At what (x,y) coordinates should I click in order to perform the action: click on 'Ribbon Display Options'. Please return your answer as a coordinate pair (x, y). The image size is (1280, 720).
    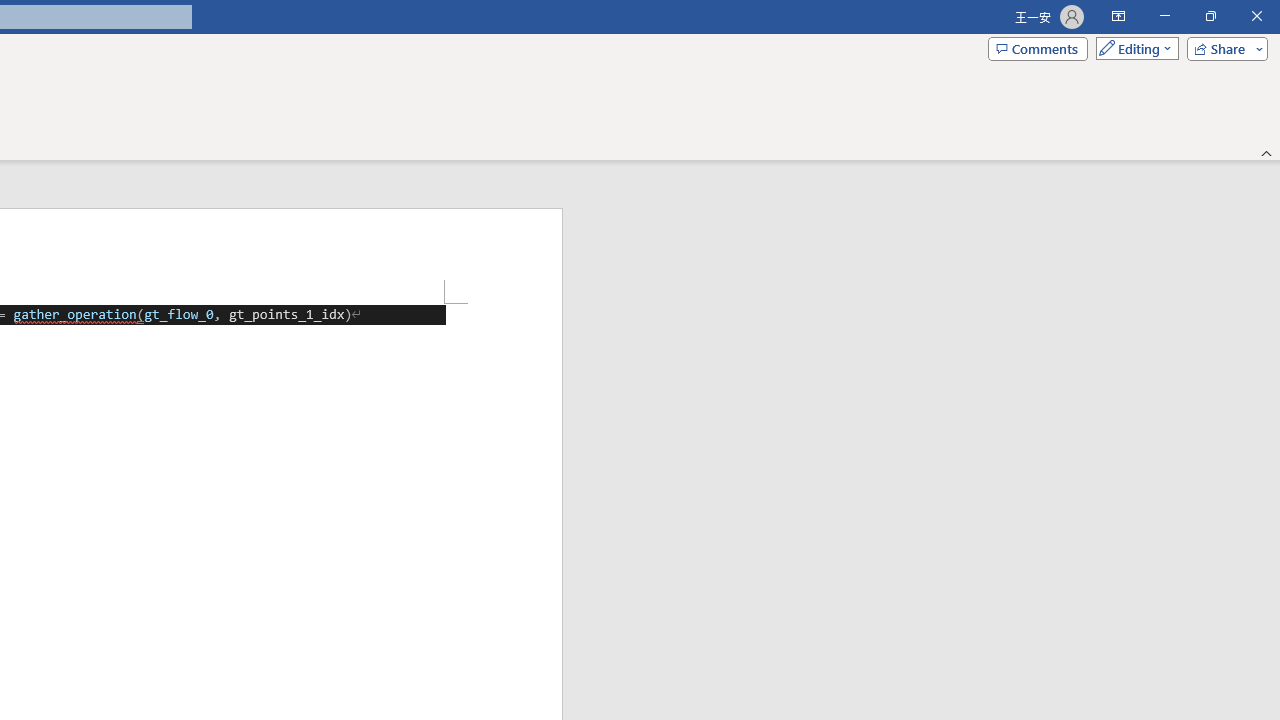
    Looking at the image, I should click on (1117, 16).